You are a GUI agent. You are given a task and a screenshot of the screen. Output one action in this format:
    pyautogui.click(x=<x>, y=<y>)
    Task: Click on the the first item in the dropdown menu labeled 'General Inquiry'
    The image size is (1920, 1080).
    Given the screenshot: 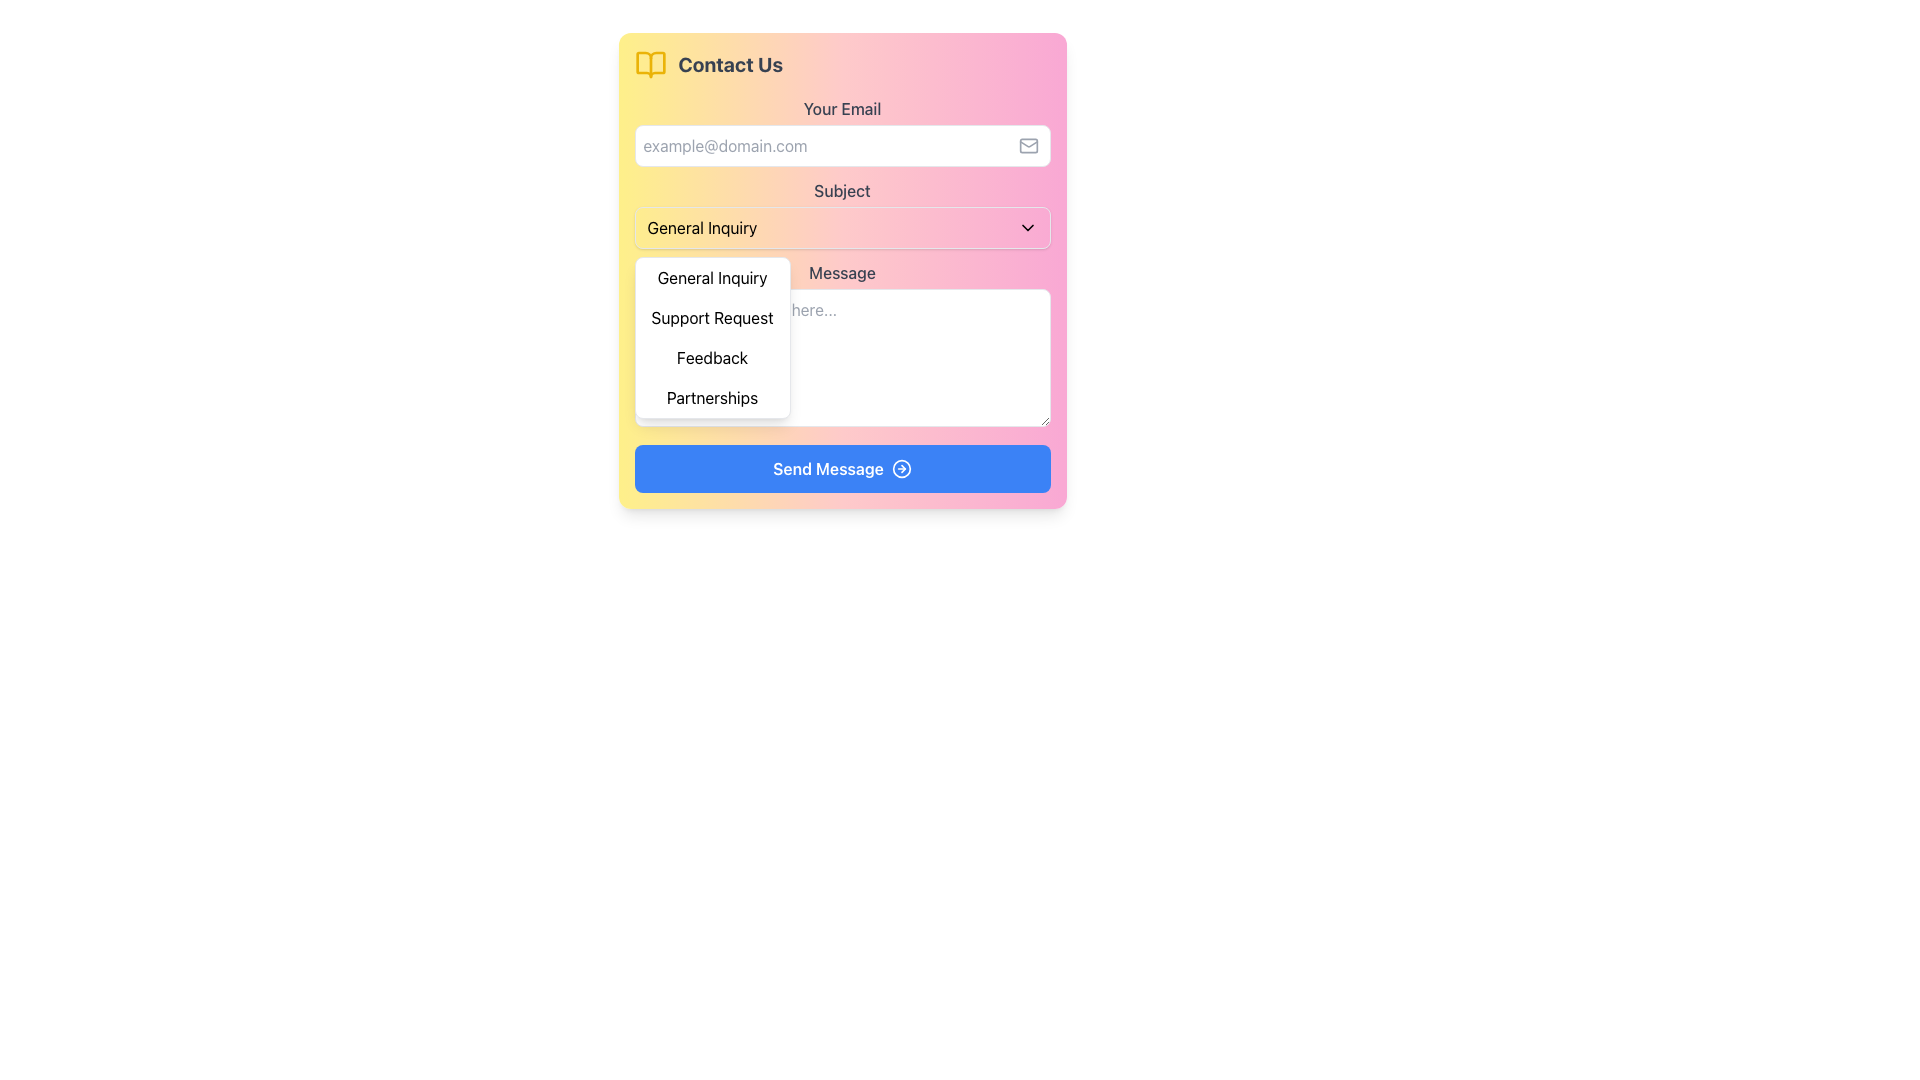 What is the action you would take?
    pyautogui.click(x=712, y=277)
    